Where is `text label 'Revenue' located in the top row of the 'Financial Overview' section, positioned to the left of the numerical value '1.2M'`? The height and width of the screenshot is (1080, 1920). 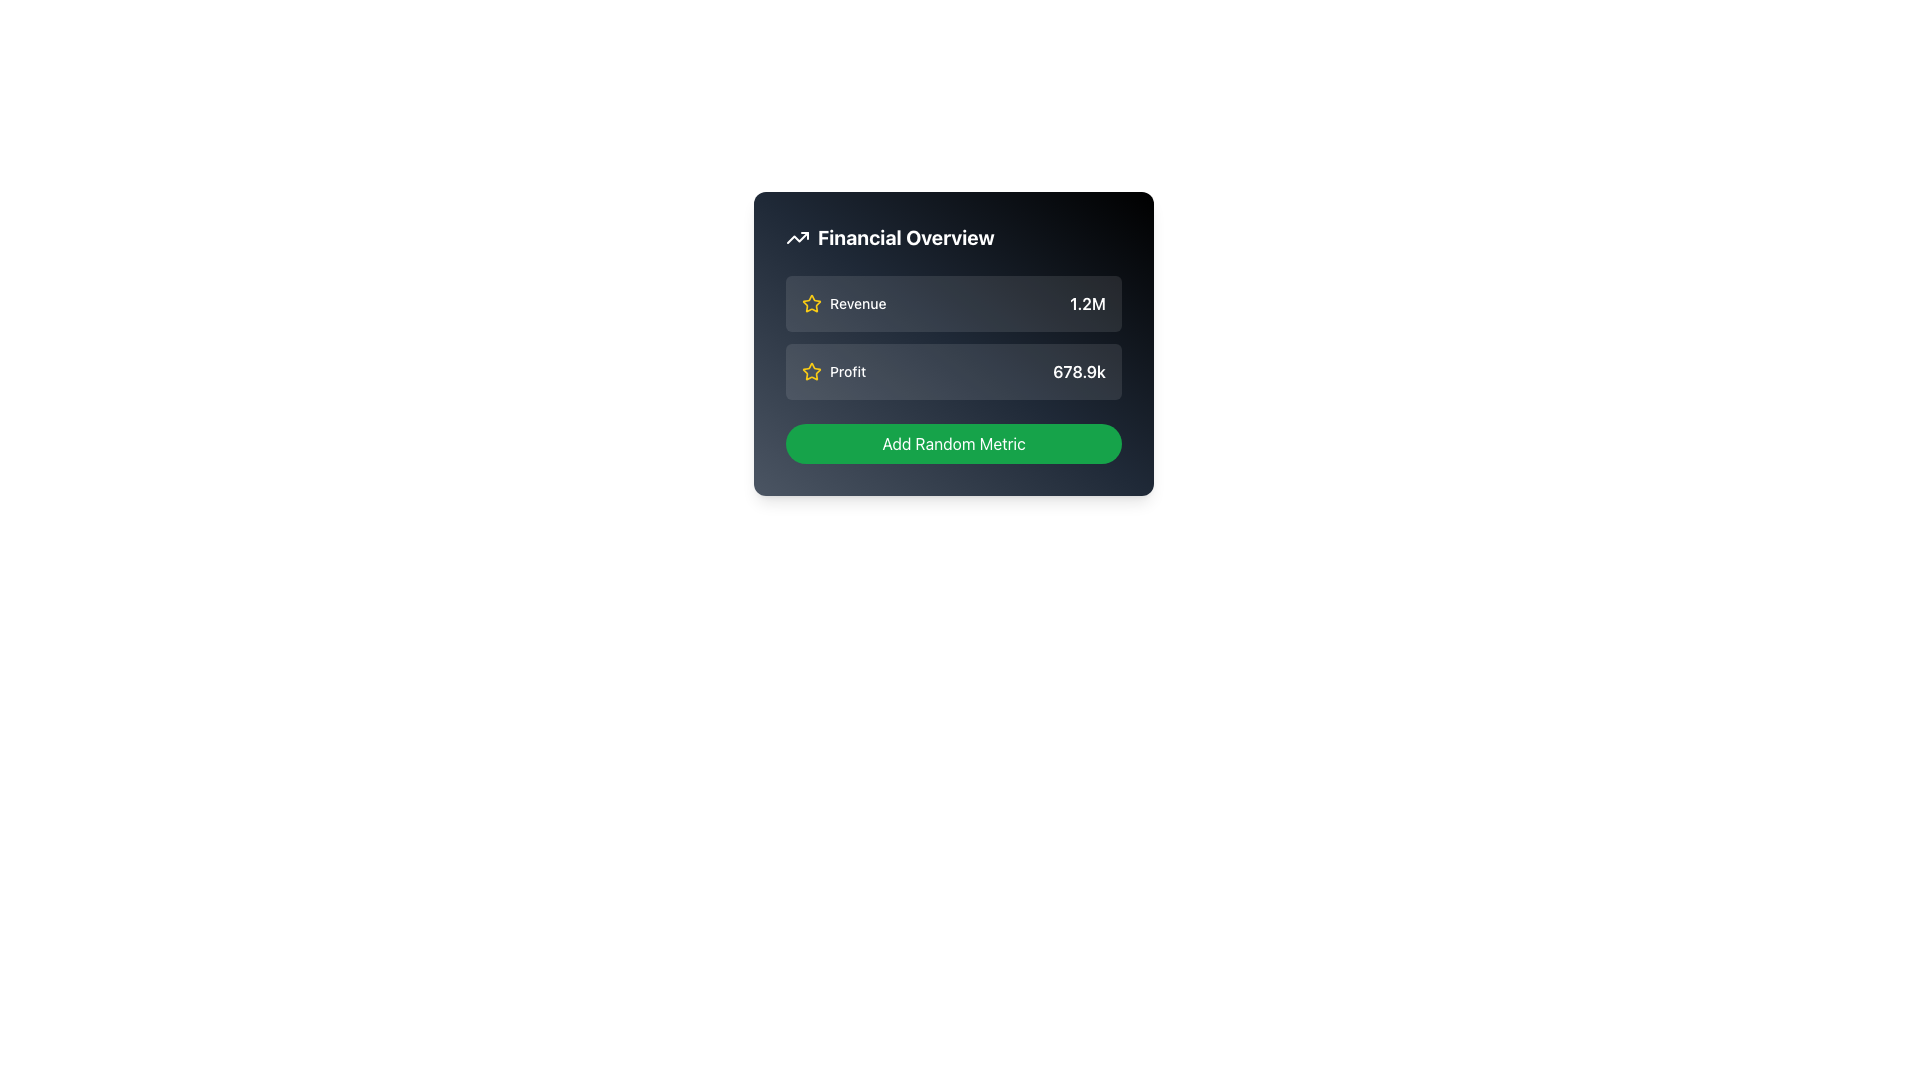
text label 'Revenue' located in the top row of the 'Financial Overview' section, positioned to the left of the numerical value '1.2M' is located at coordinates (858, 304).